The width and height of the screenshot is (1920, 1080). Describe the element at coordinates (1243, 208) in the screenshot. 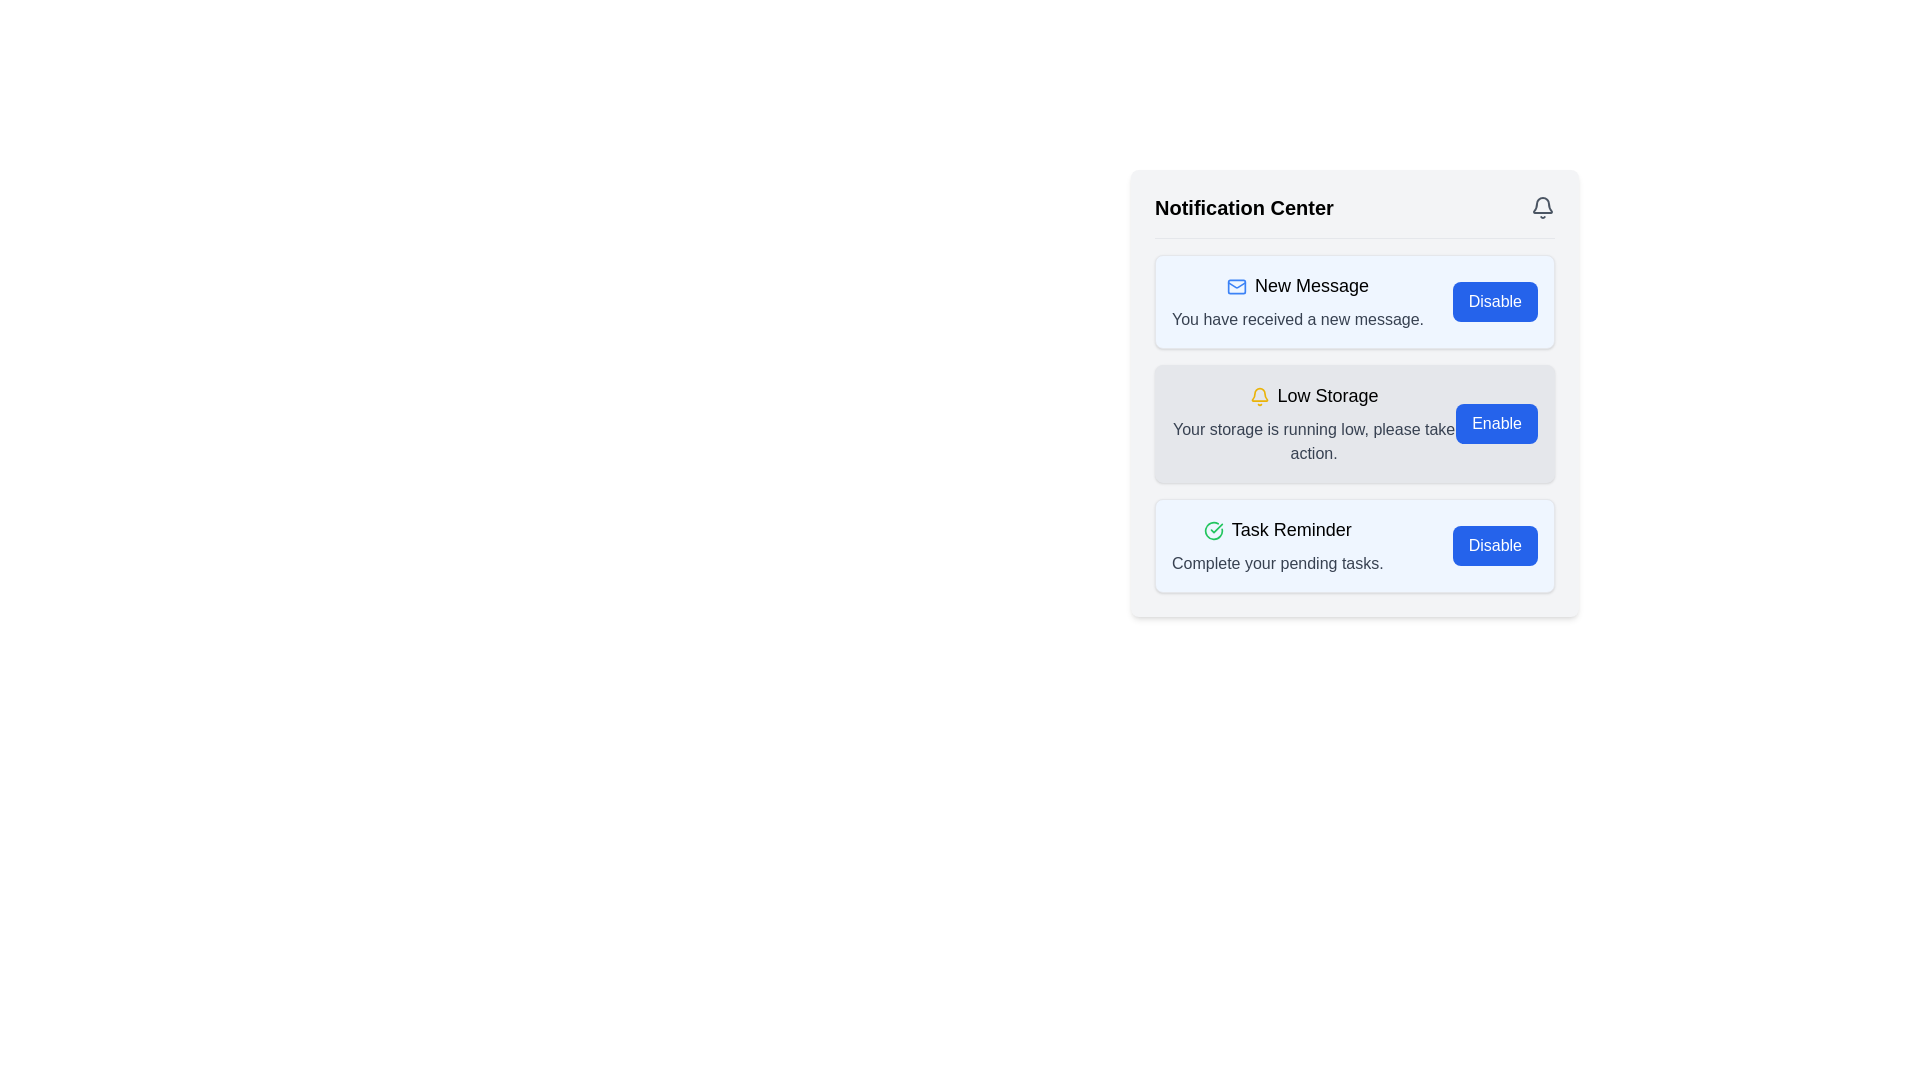

I see `the bold title text that says 'Notification Center', prominently displayed at the top of the panel` at that location.